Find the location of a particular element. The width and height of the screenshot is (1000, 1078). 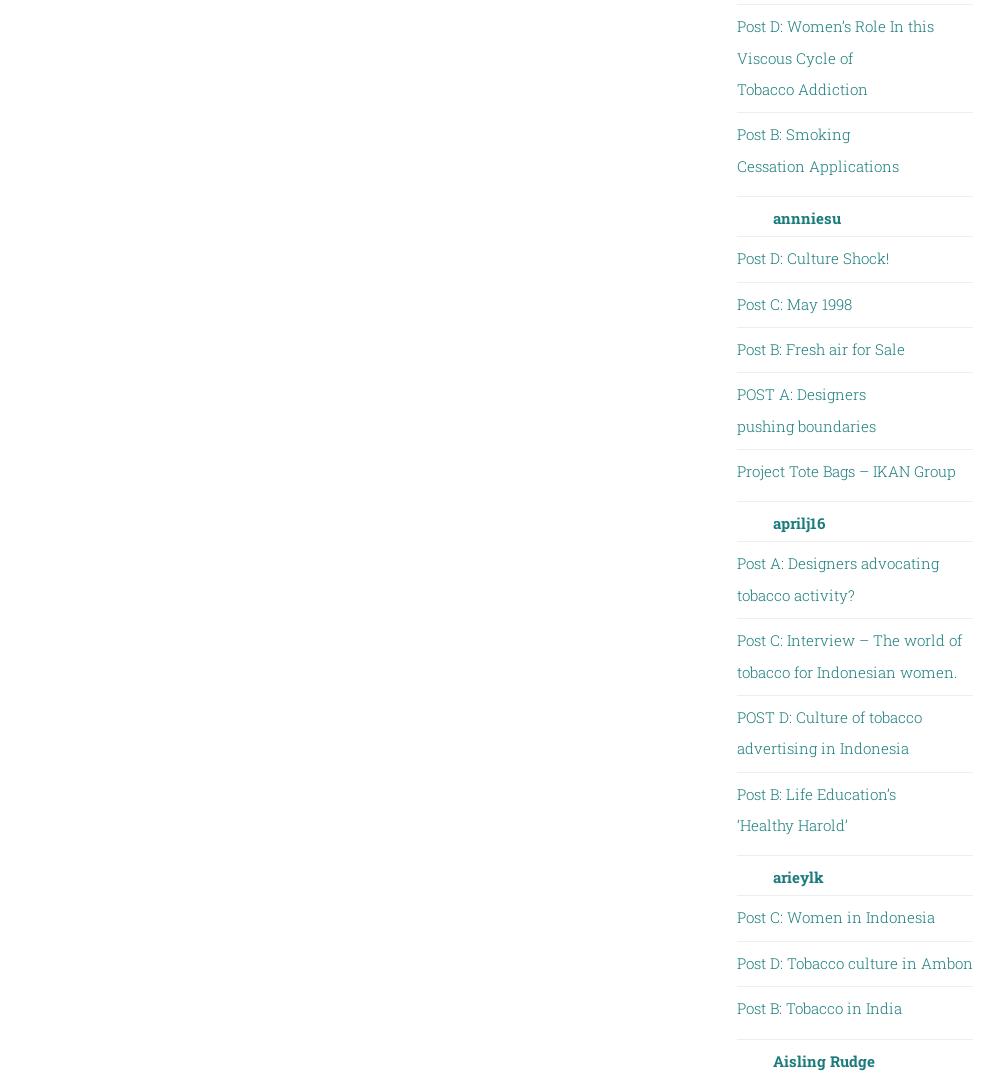

'POST A: Designers pushing boundaries' is located at coordinates (805, 408).